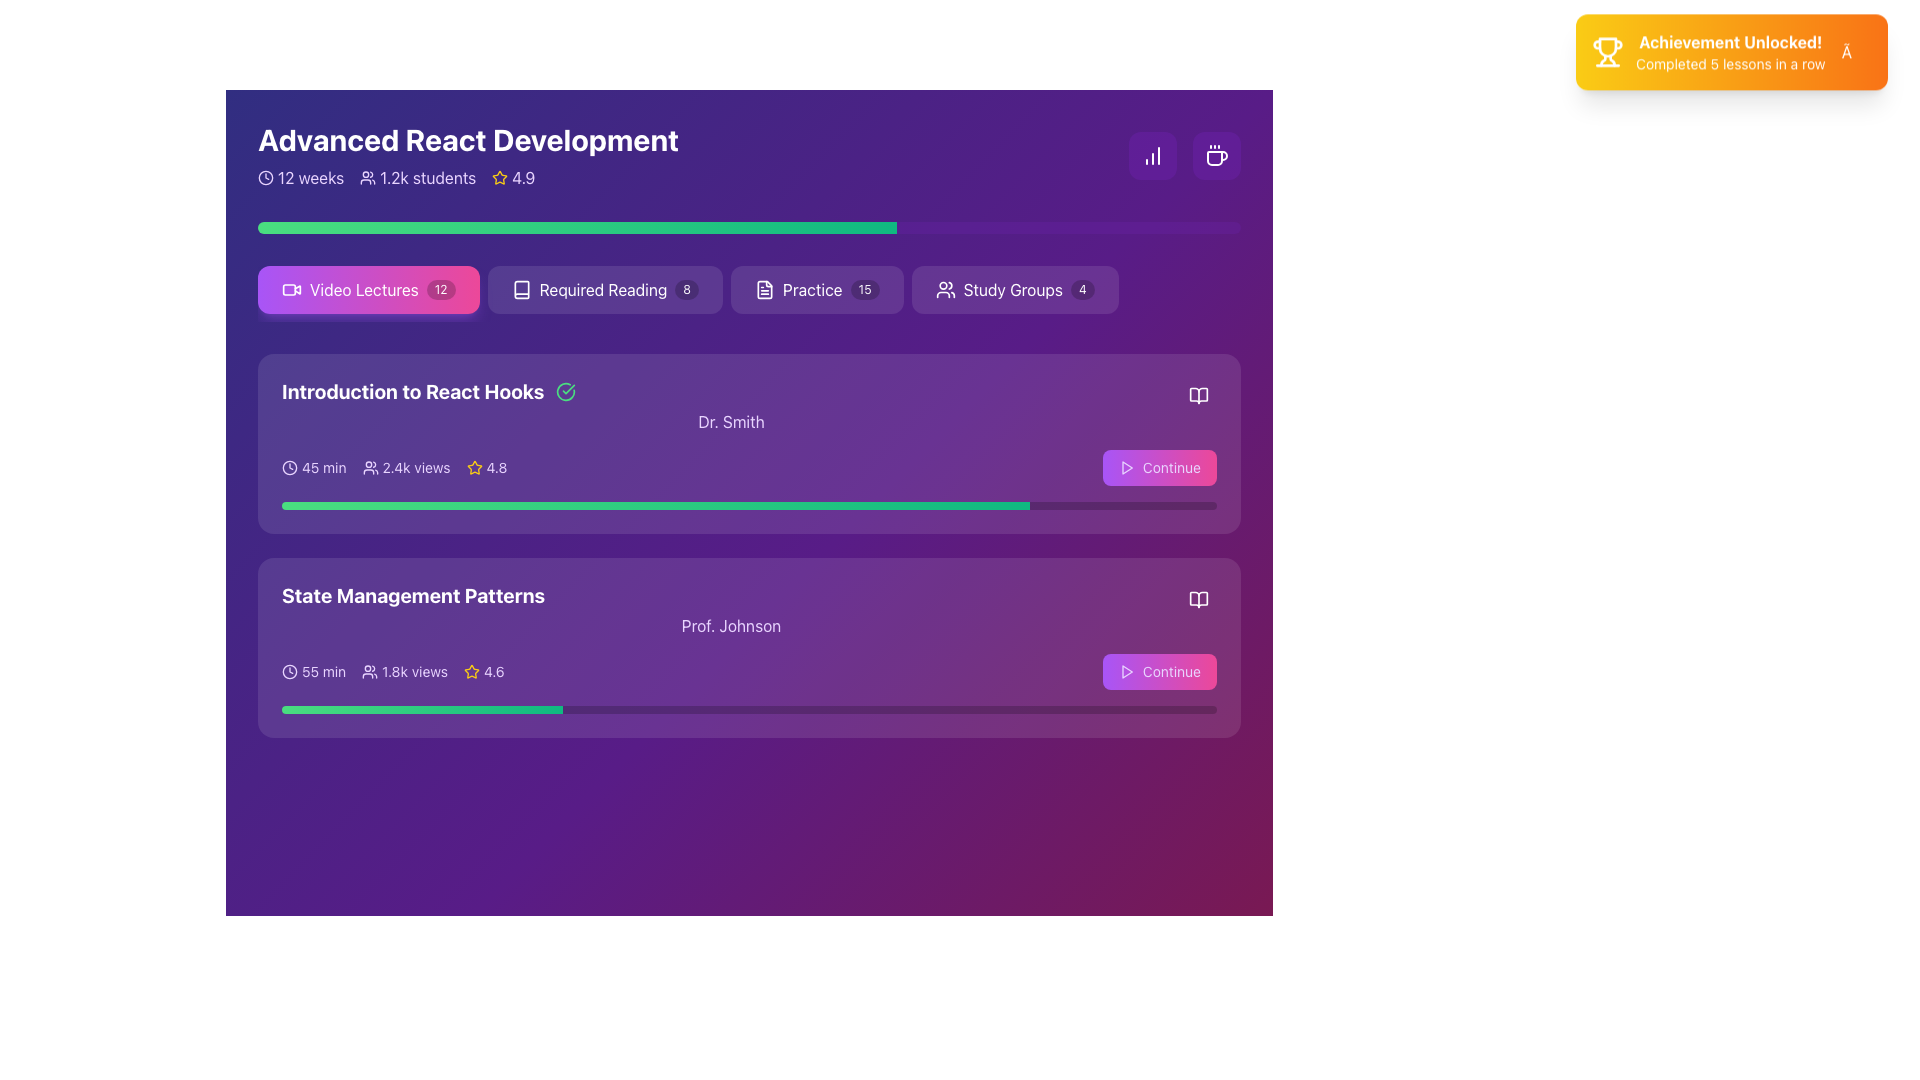 The width and height of the screenshot is (1920, 1080). What do you see at coordinates (1126, 467) in the screenshot?
I see `the play indicator SVG icon located in the bottom right corner of the 'Continue' button, positioned to the left of the text 'Continue'` at bounding box center [1126, 467].